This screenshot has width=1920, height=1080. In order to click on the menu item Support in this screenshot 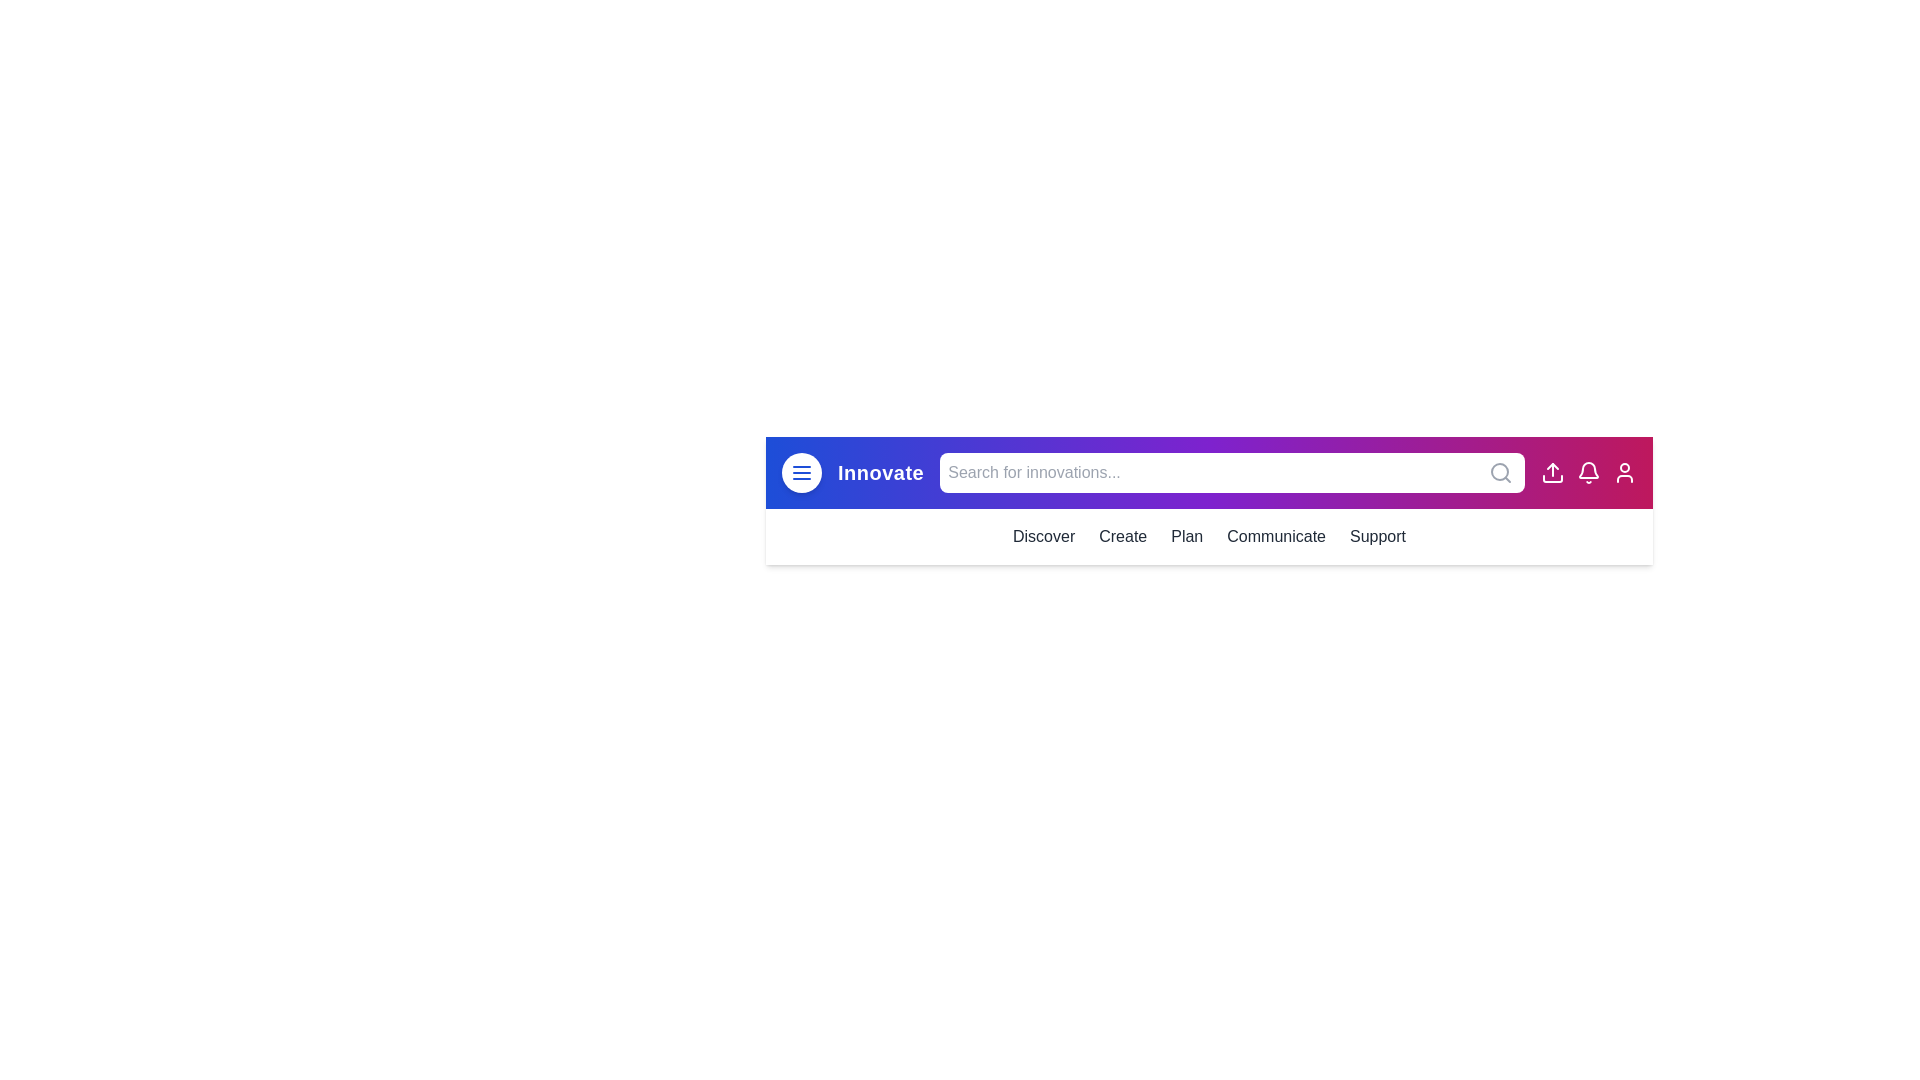, I will do `click(1376, 535)`.